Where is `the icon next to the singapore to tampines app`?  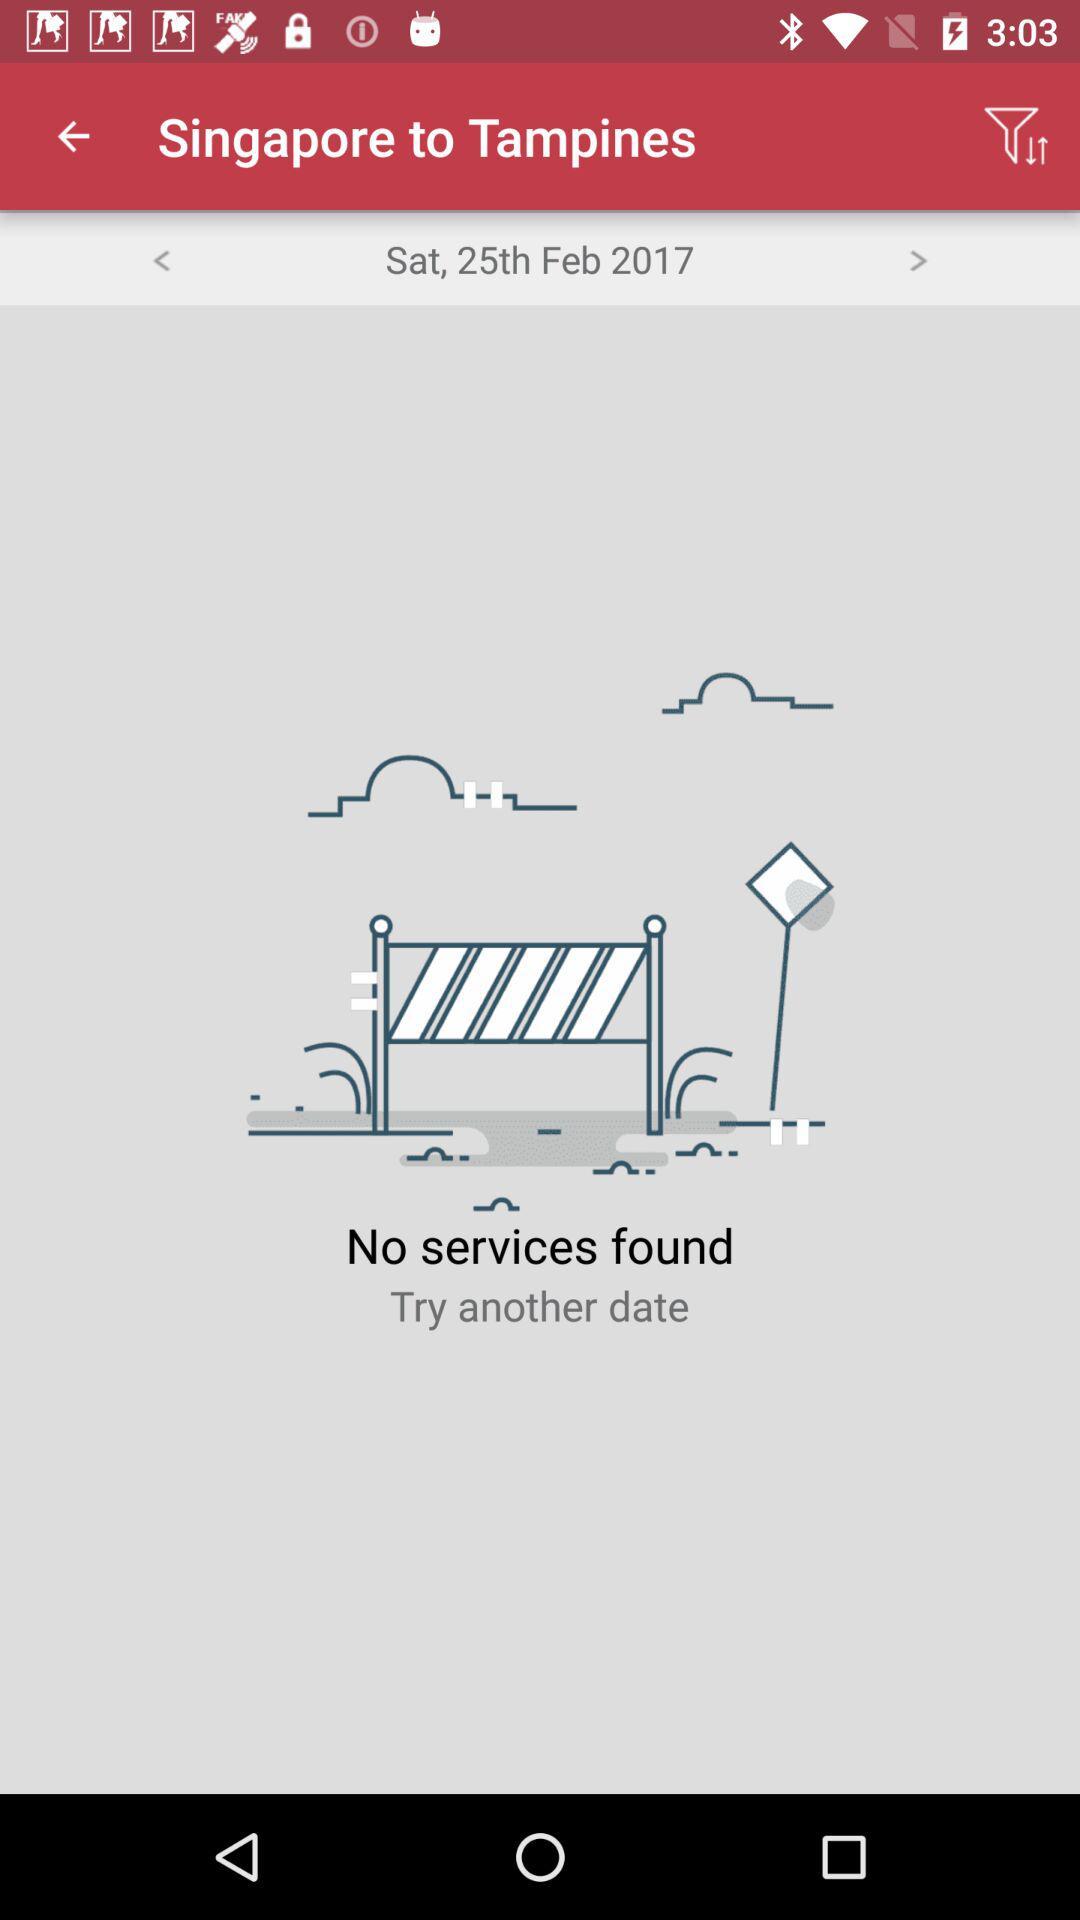
the icon next to the singapore to tampines app is located at coordinates (1016, 135).